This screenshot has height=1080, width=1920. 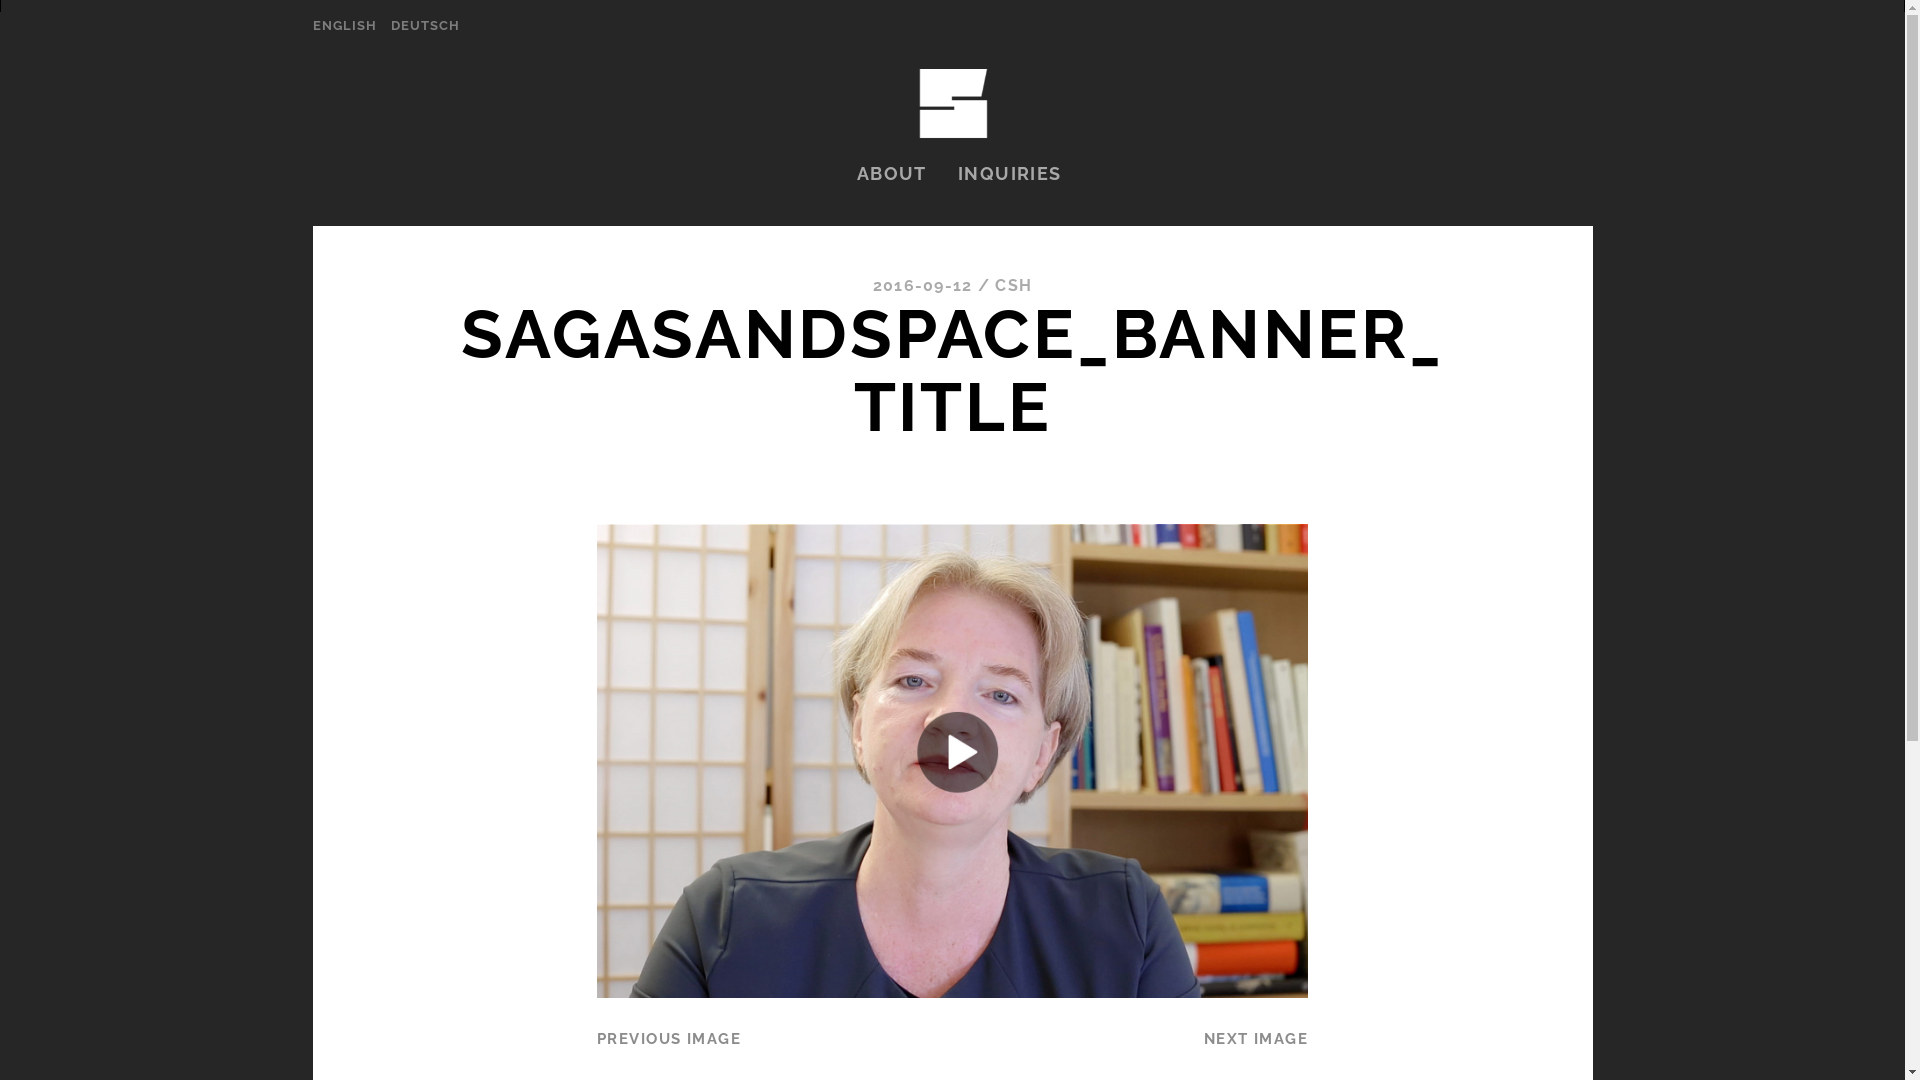 What do you see at coordinates (891, 172) in the screenshot?
I see `'ABOUT'` at bounding box center [891, 172].